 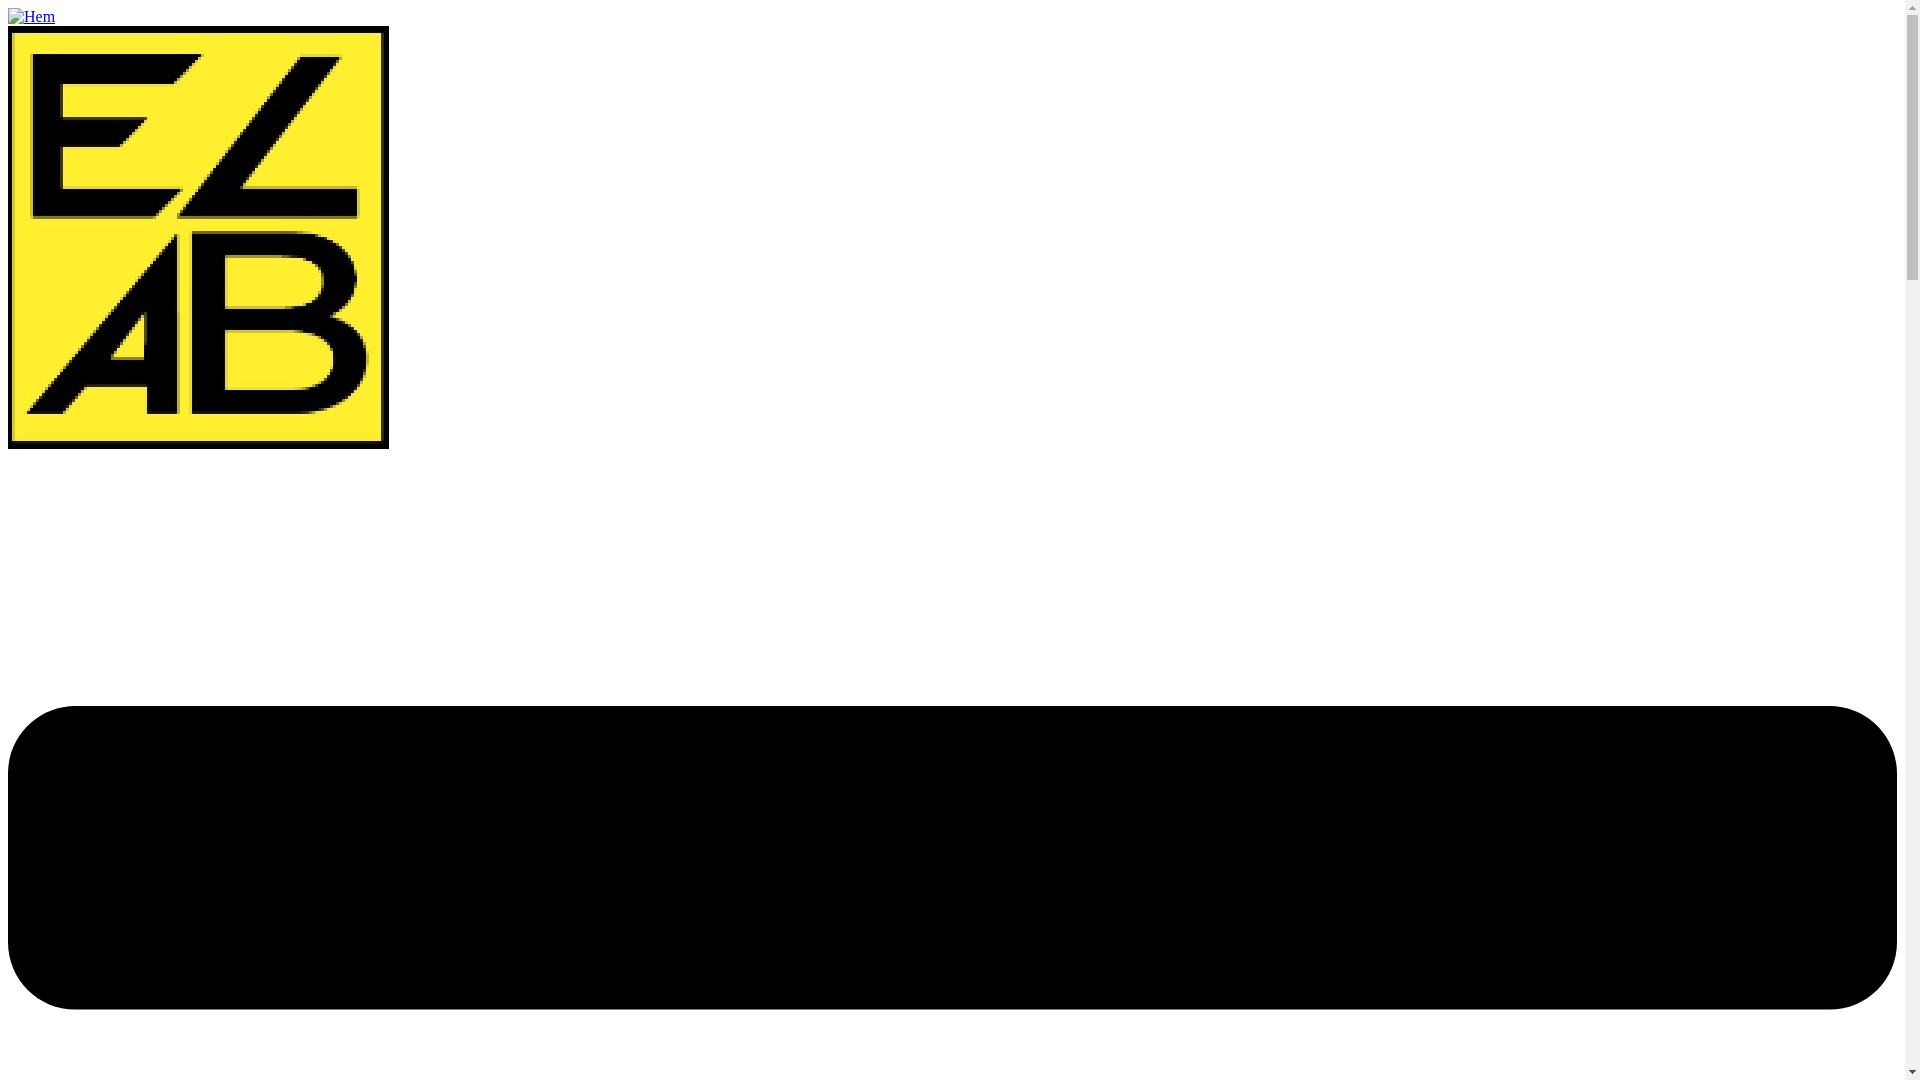 I want to click on 'Hem', so click(x=8, y=16).